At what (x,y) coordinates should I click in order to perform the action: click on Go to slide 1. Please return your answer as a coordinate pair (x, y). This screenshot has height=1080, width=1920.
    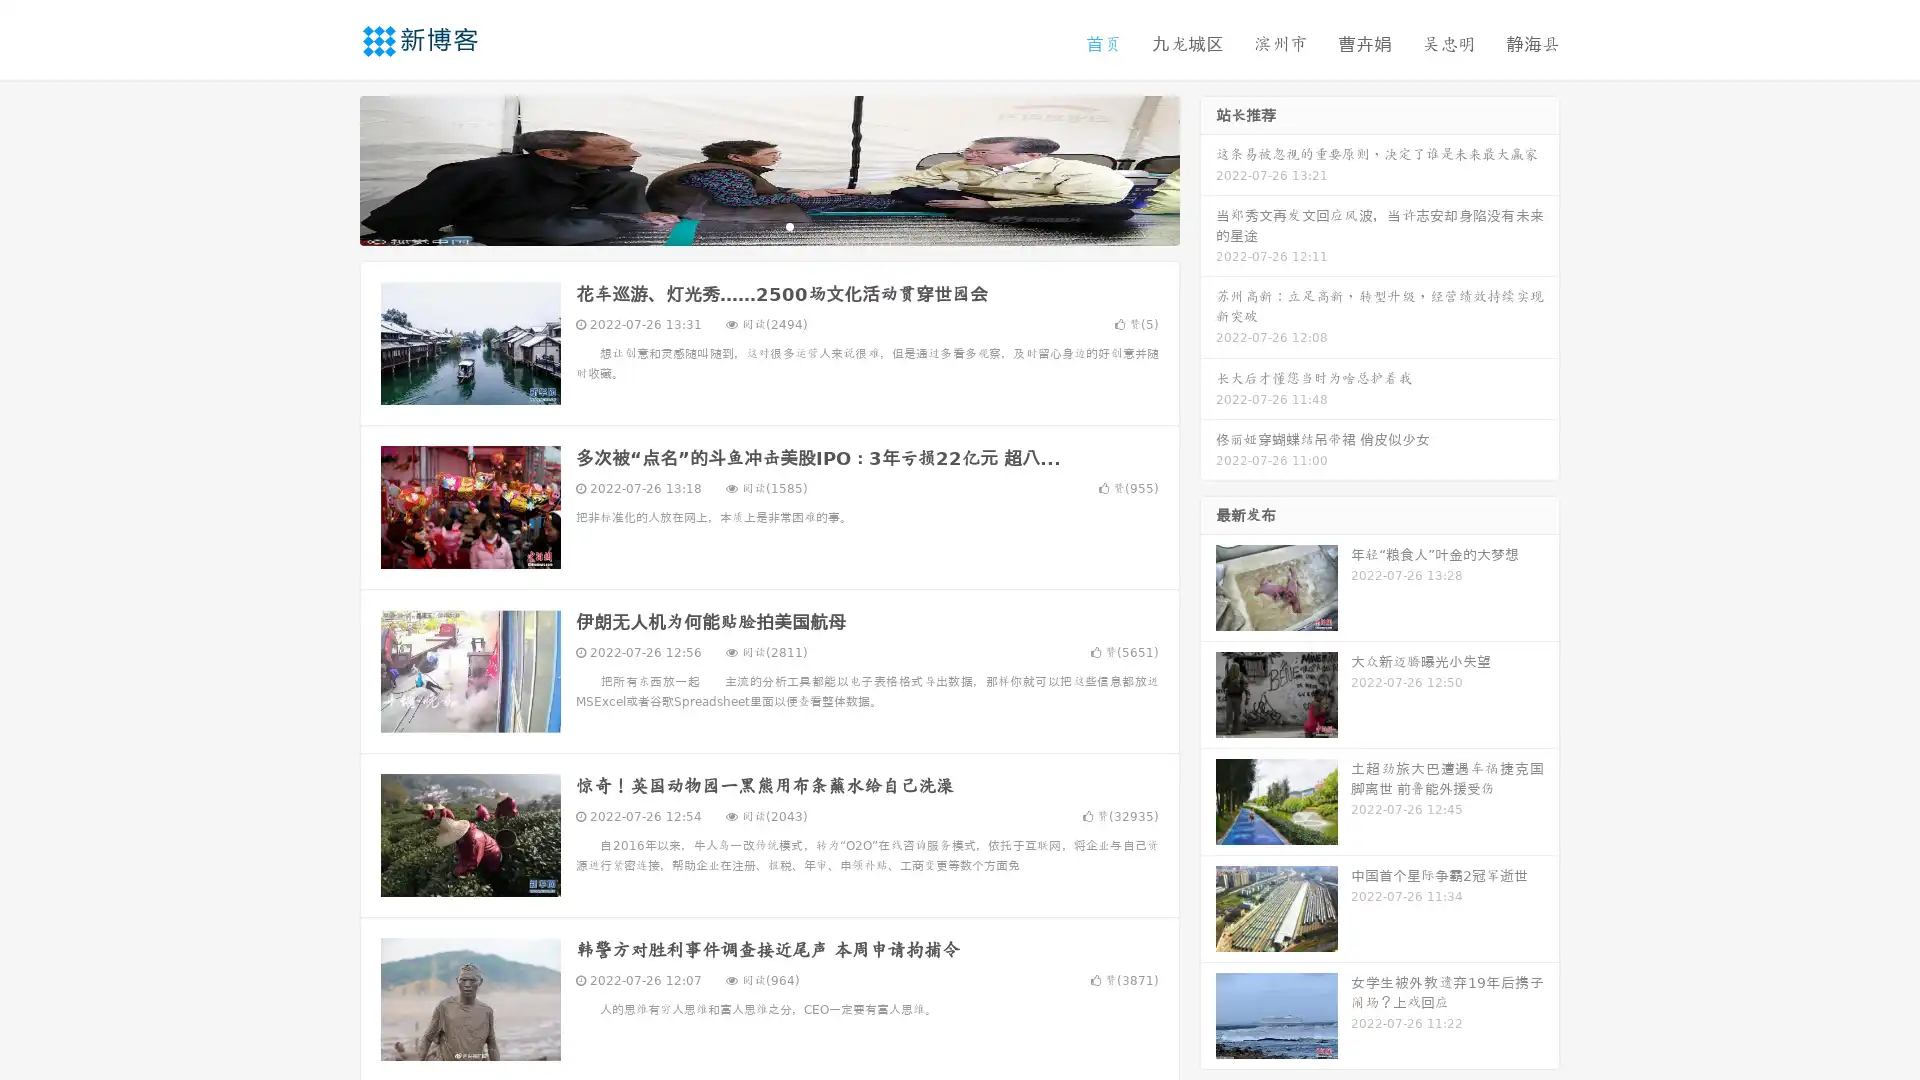
    Looking at the image, I should click on (748, 225).